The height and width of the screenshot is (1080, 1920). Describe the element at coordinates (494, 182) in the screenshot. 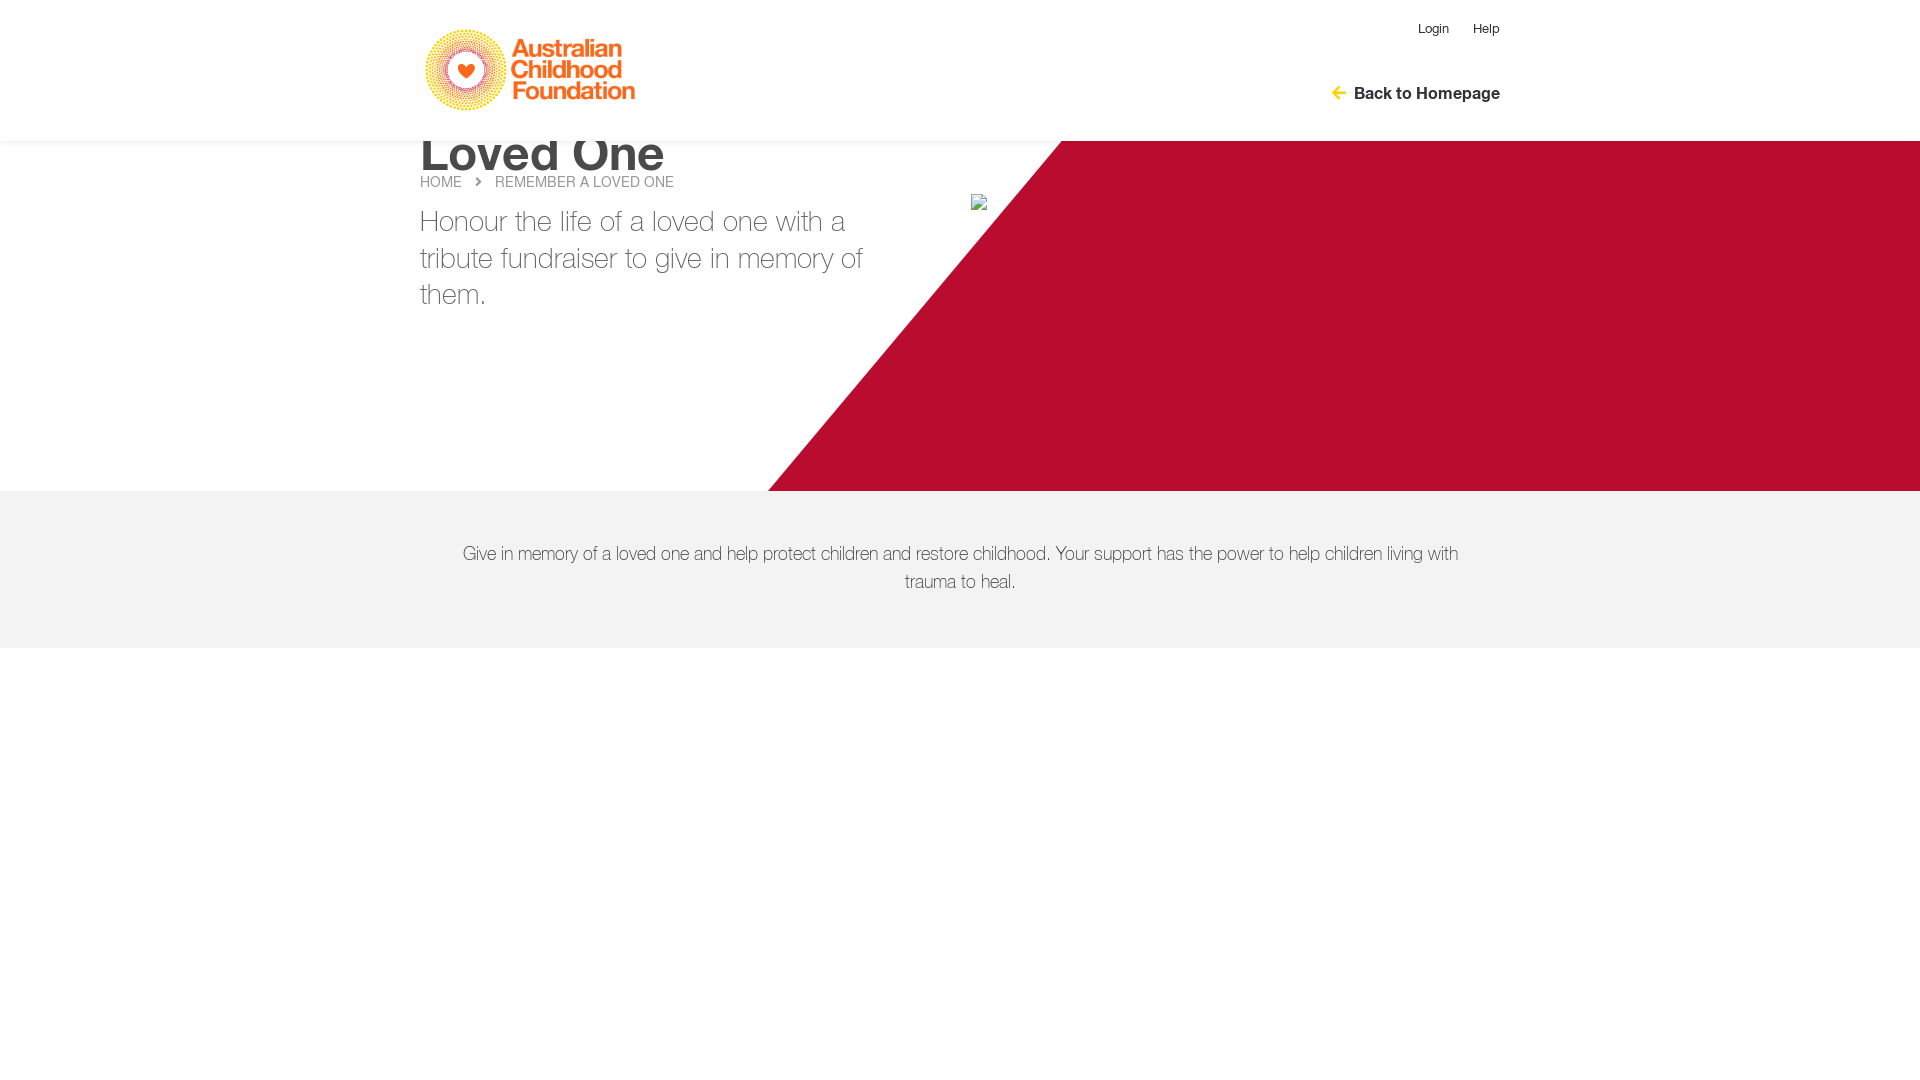

I see `'REMEMBER A LOVED ONE'` at that location.